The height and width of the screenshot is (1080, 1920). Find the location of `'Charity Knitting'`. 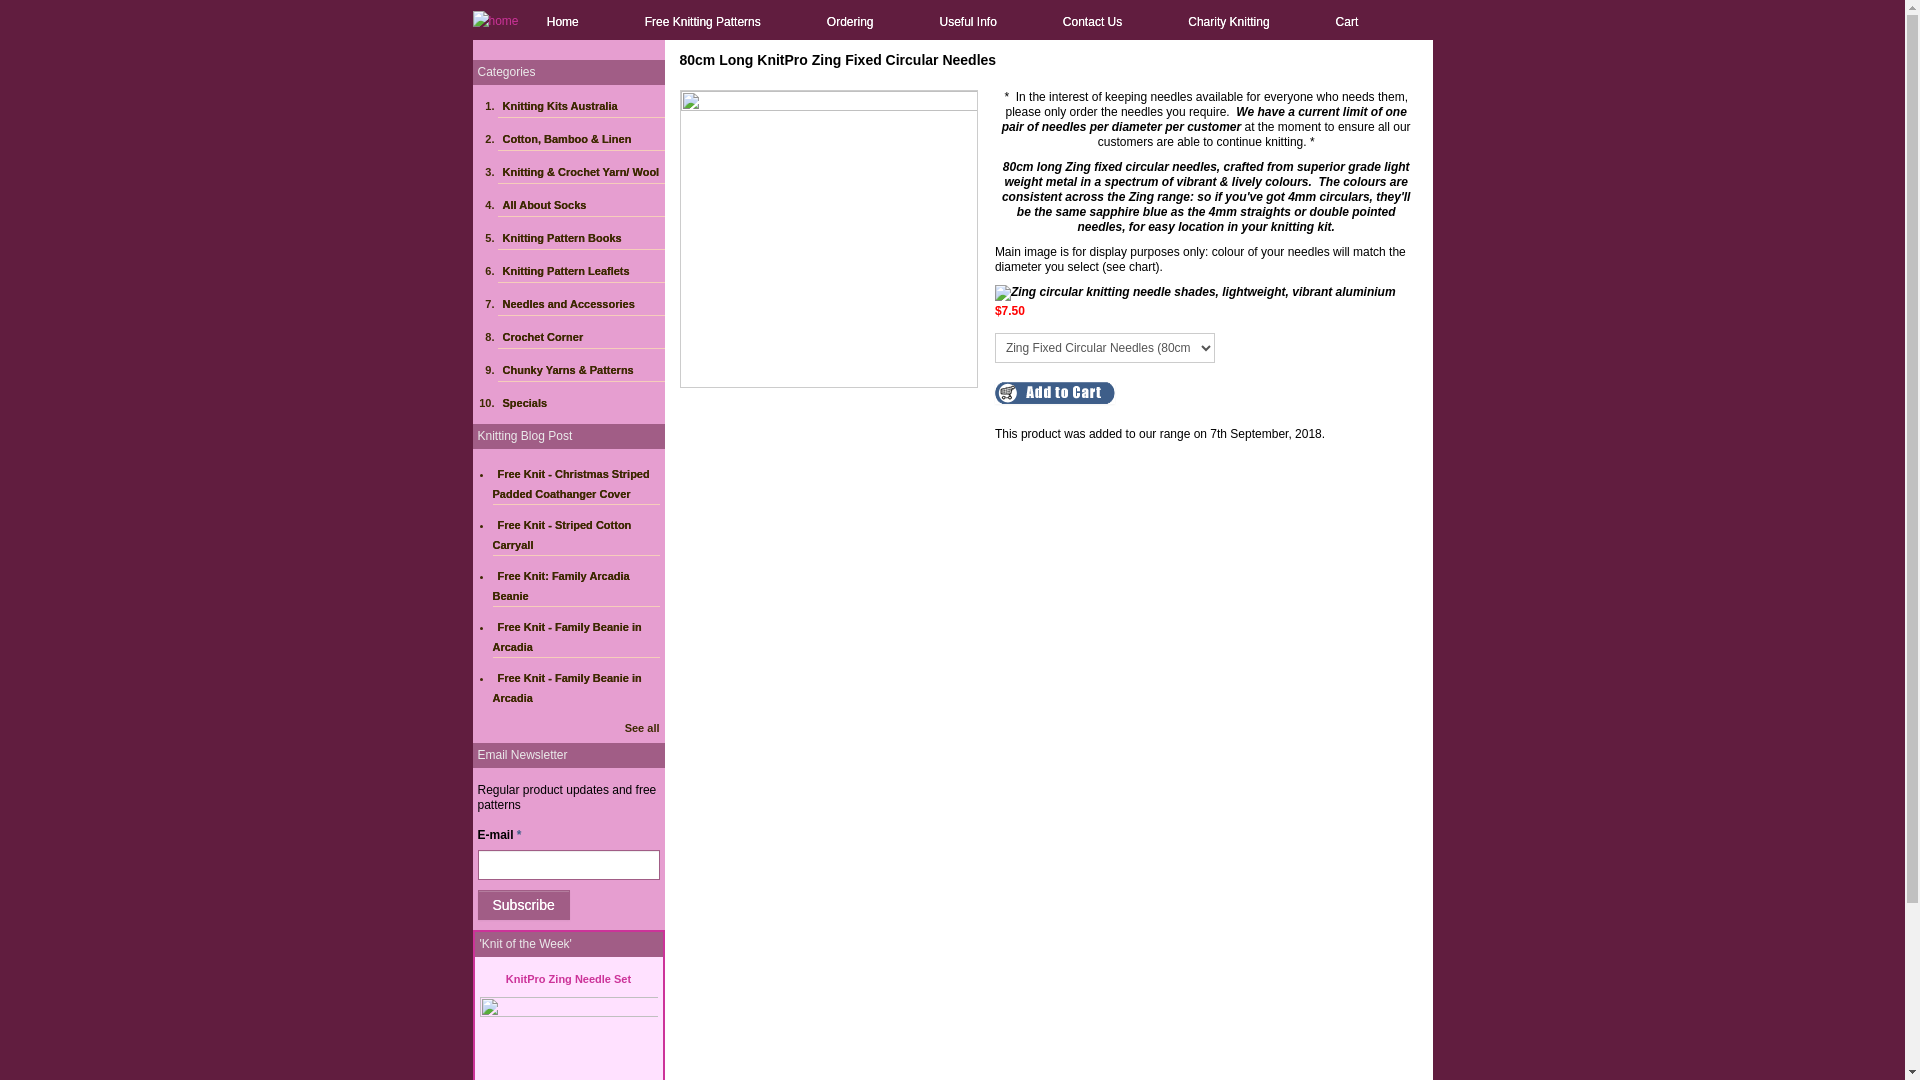

'Charity Knitting' is located at coordinates (1227, 22).